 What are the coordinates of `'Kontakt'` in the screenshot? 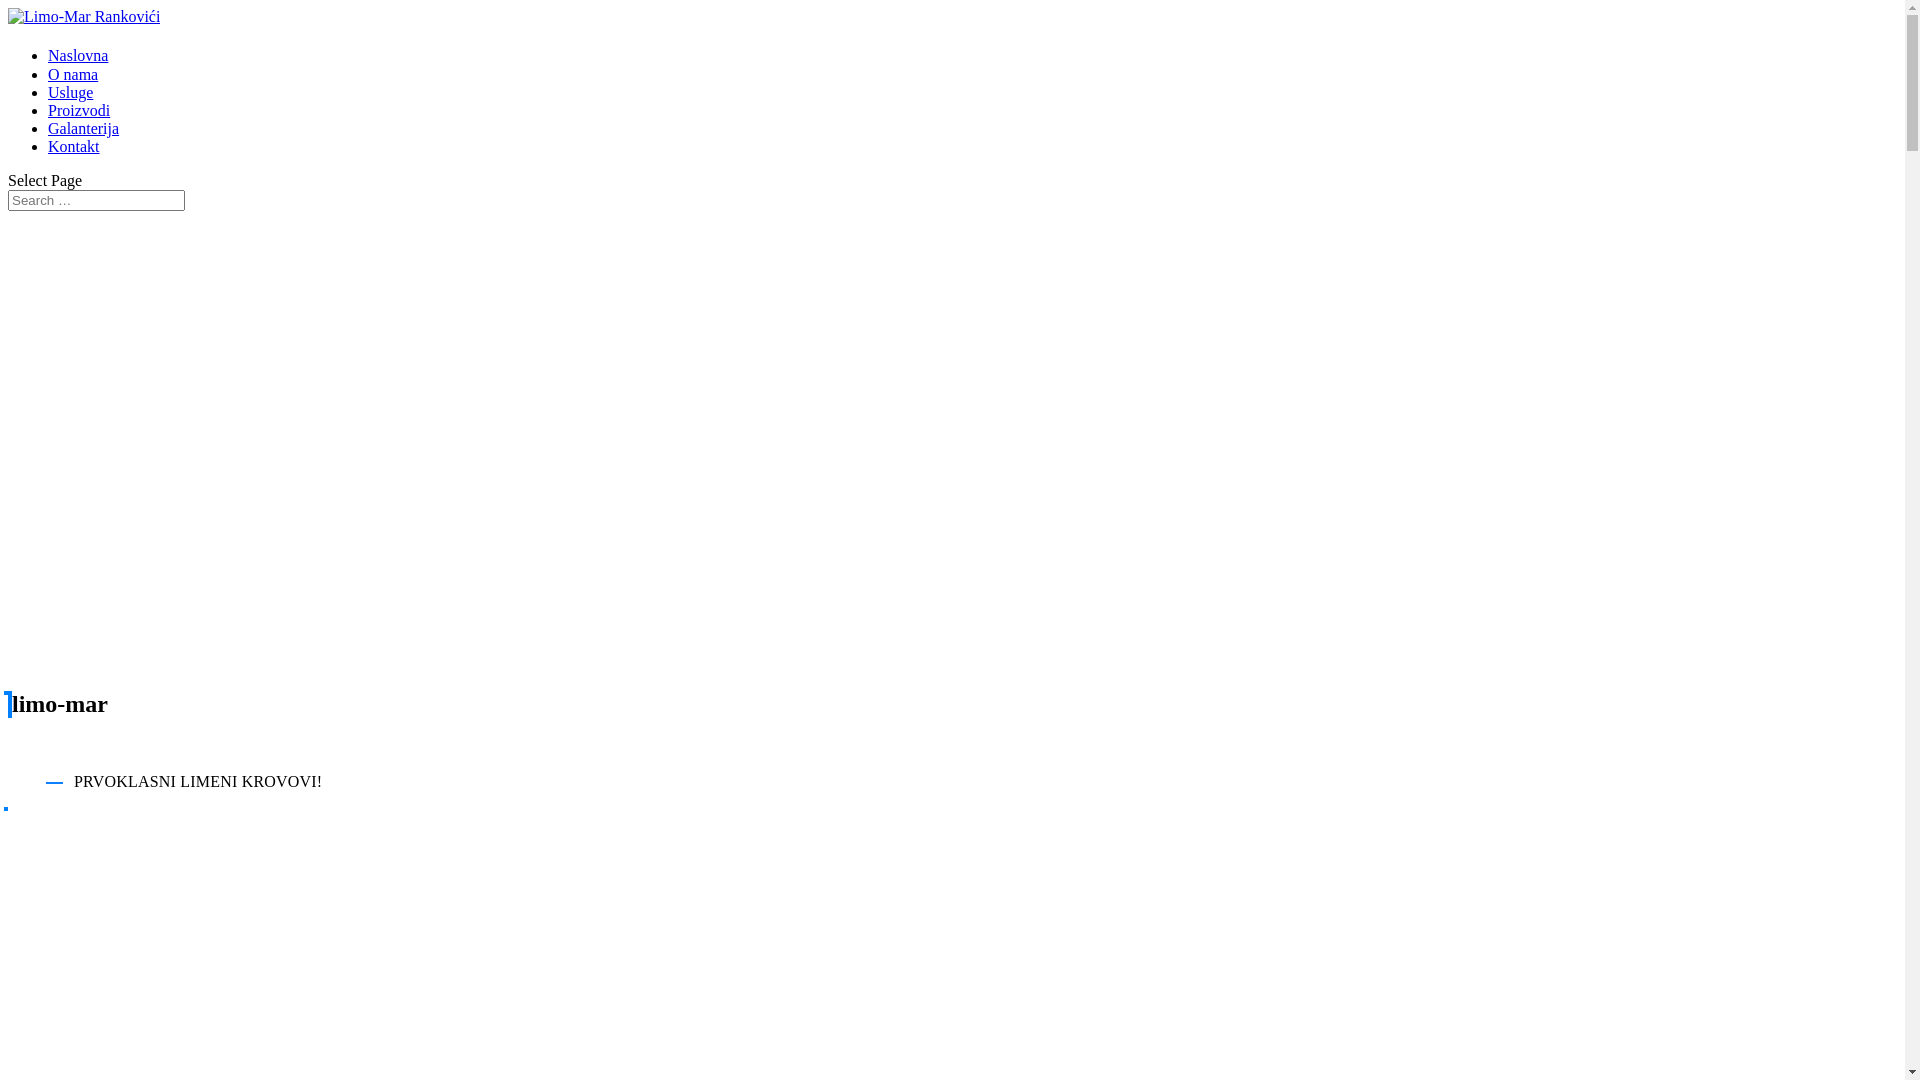 It's located at (73, 145).